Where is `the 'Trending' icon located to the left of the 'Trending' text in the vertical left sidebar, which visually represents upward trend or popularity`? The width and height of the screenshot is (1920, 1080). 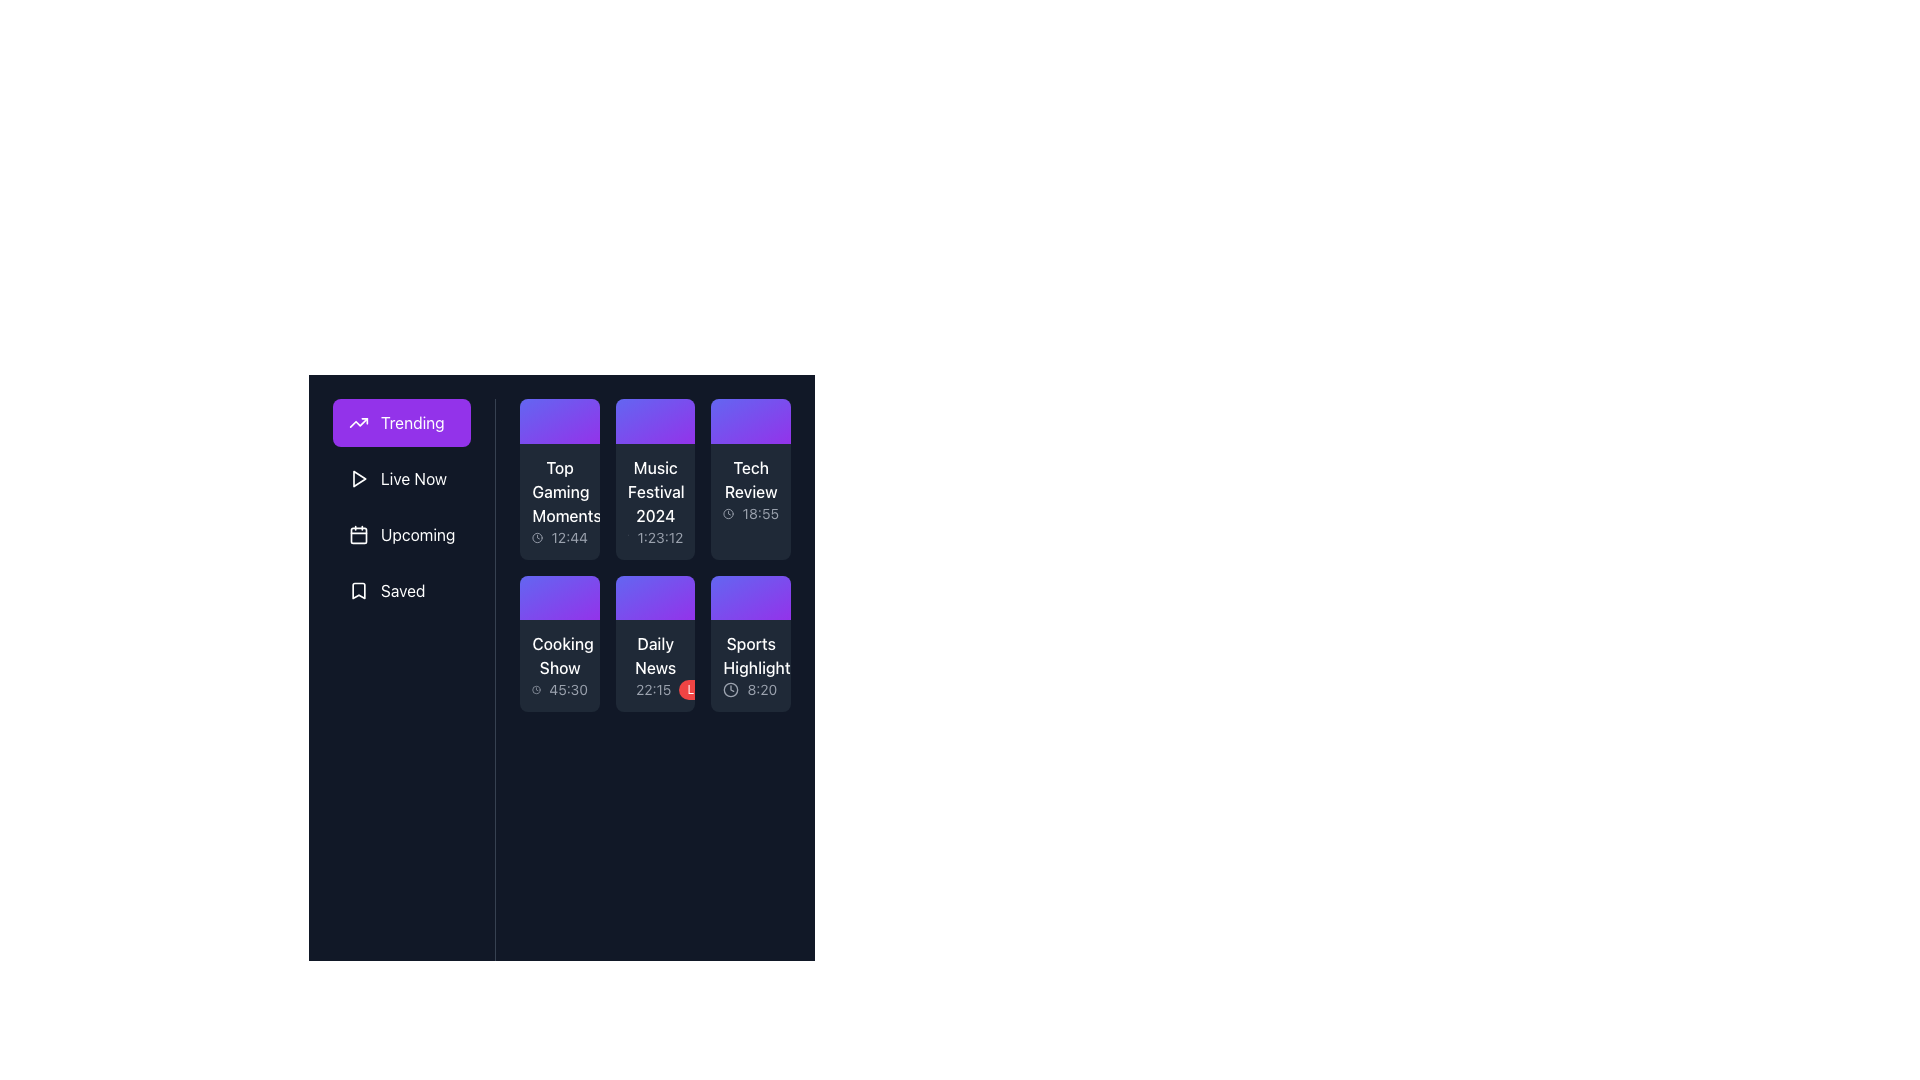 the 'Trending' icon located to the left of the 'Trending' text in the vertical left sidebar, which visually represents upward trend or popularity is located at coordinates (359, 422).